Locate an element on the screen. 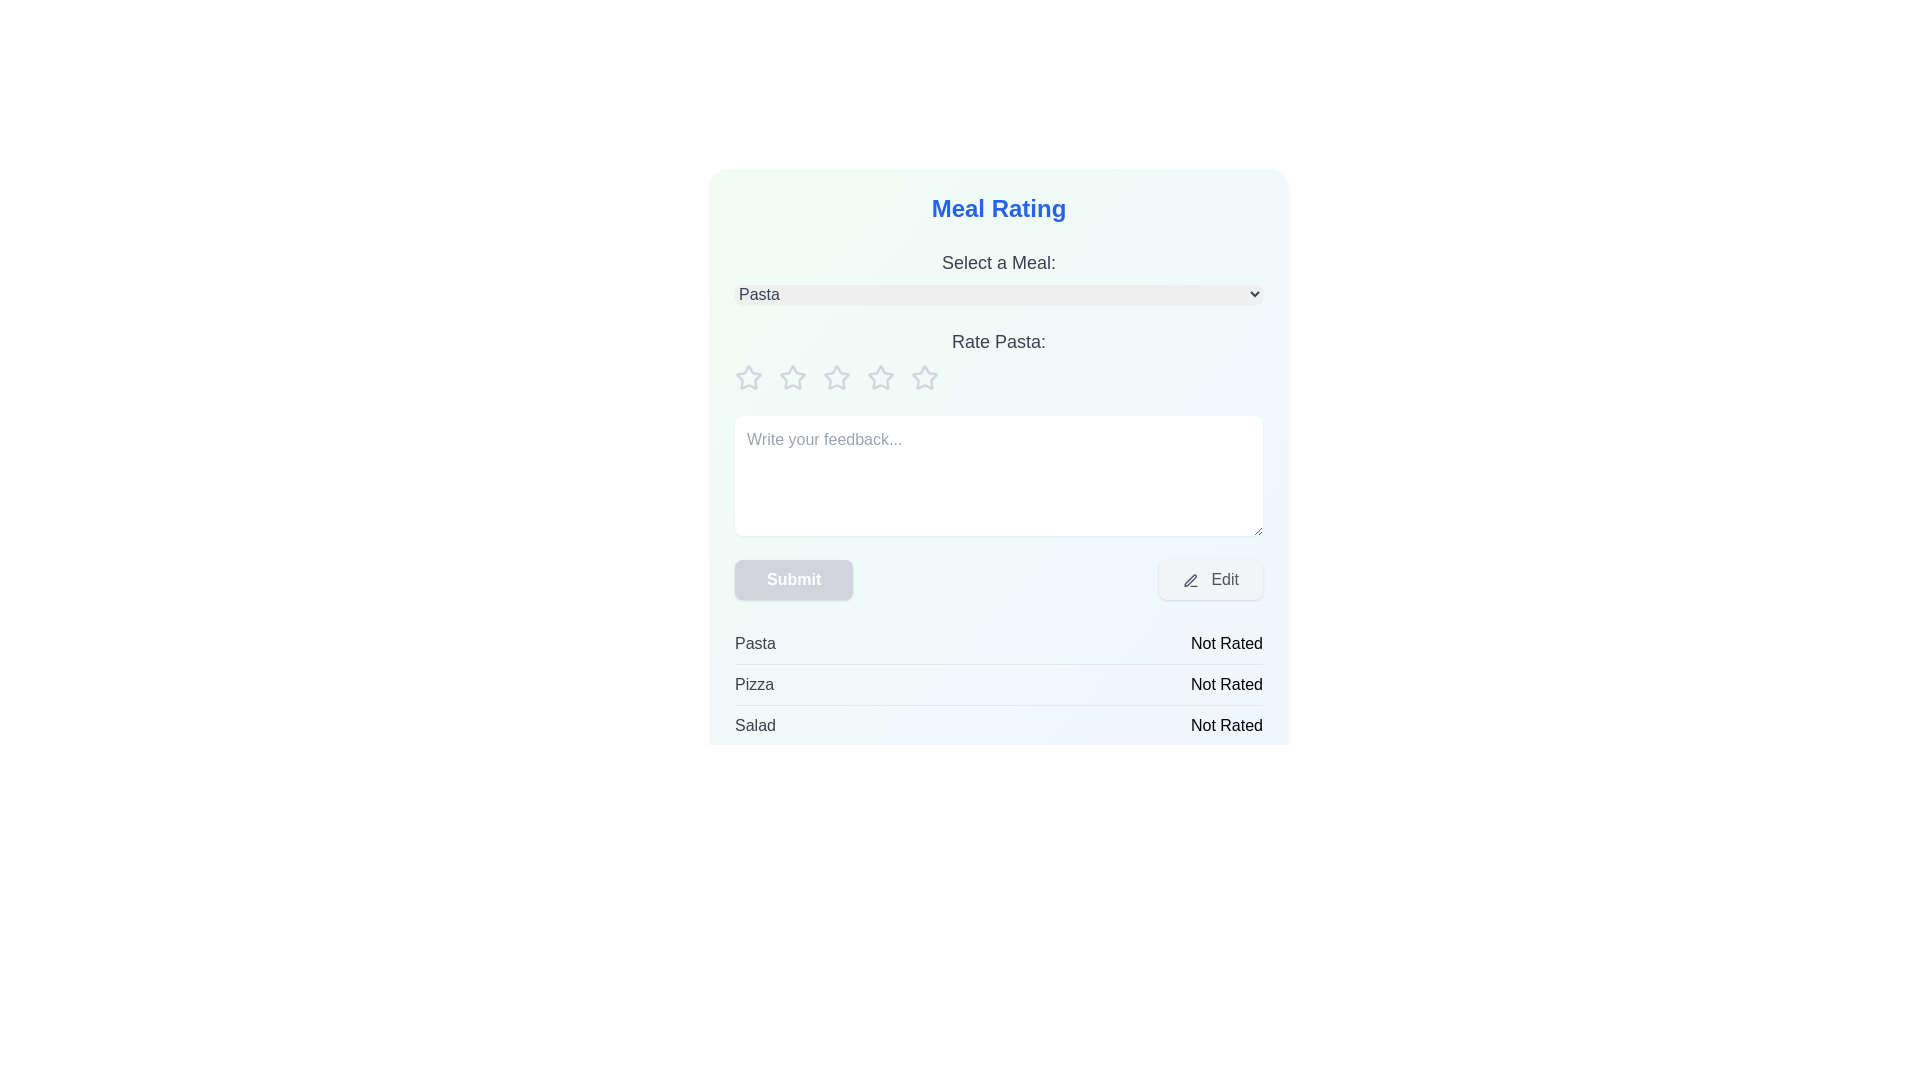 This screenshot has width=1920, height=1080. the static text label displaying 'Pasta' which identifies the meal within the list of meals being rated is located at coordinates (754, 644).